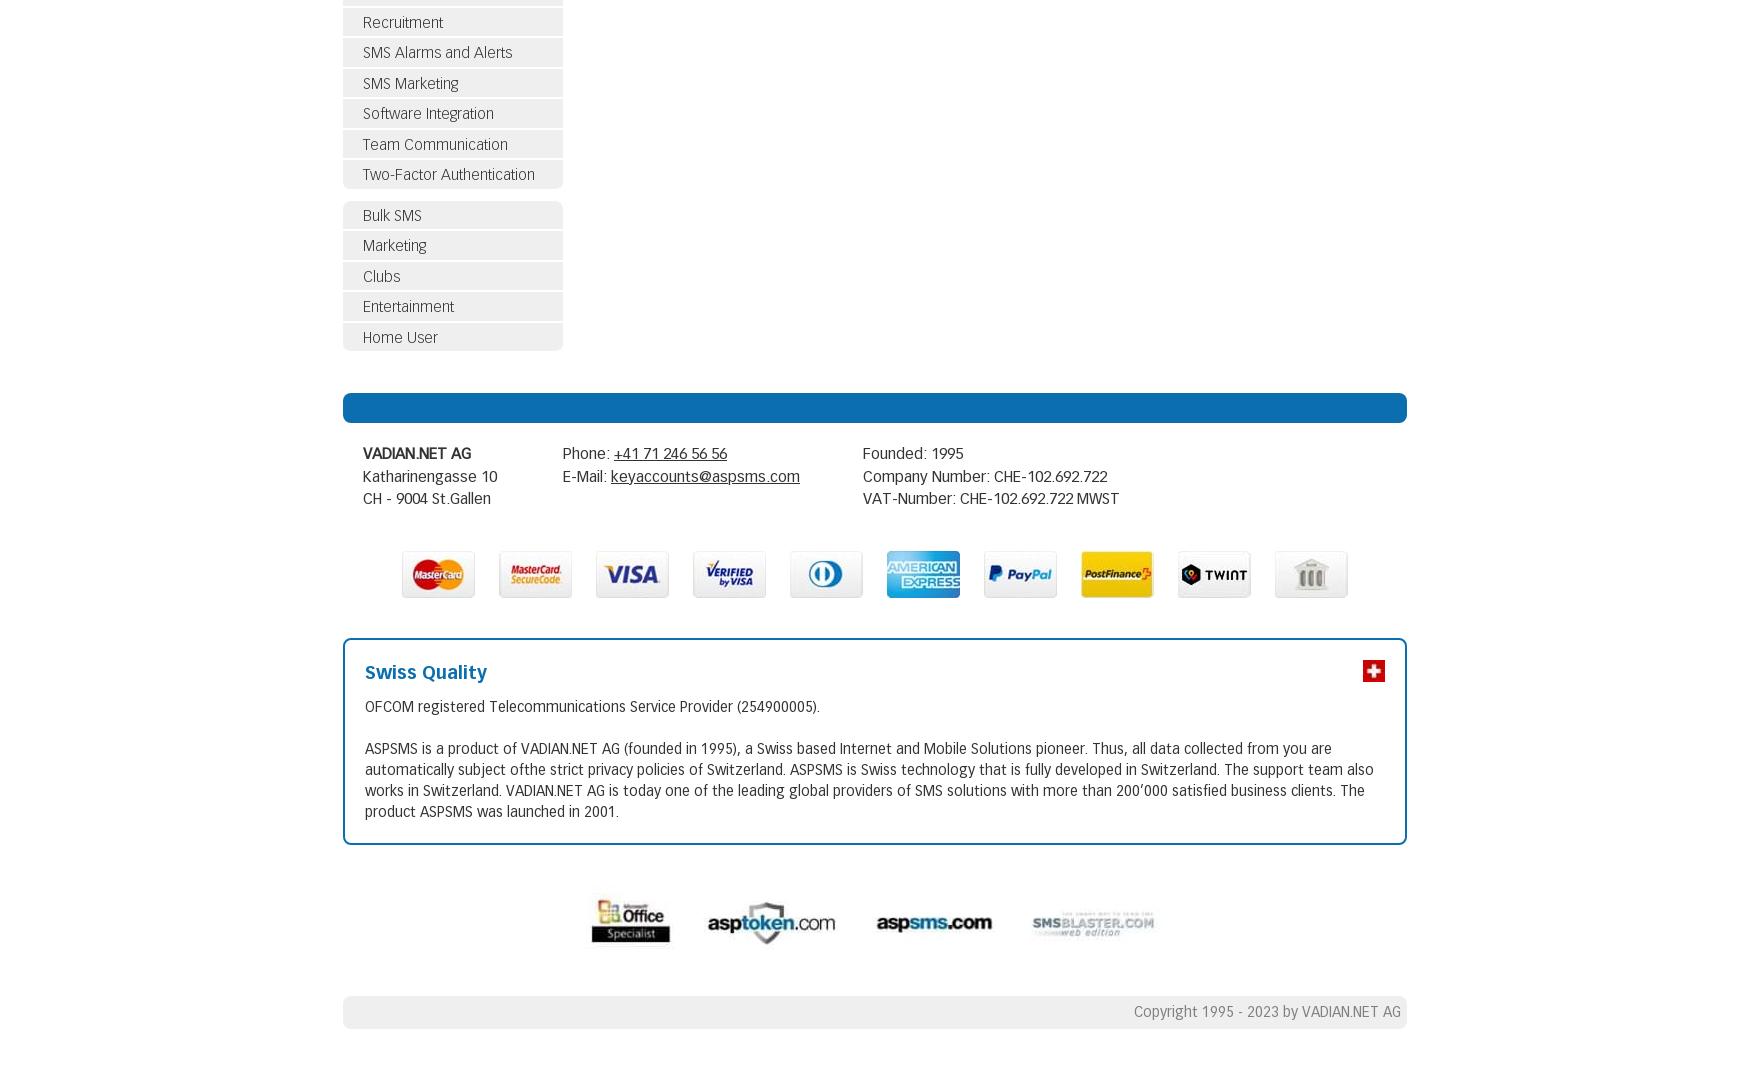 The width and height of the screenshot is (1750, 1079). Describe the element at coordinates (561, 474) in the screenshot. I see `'E-Mail:'` at that location.